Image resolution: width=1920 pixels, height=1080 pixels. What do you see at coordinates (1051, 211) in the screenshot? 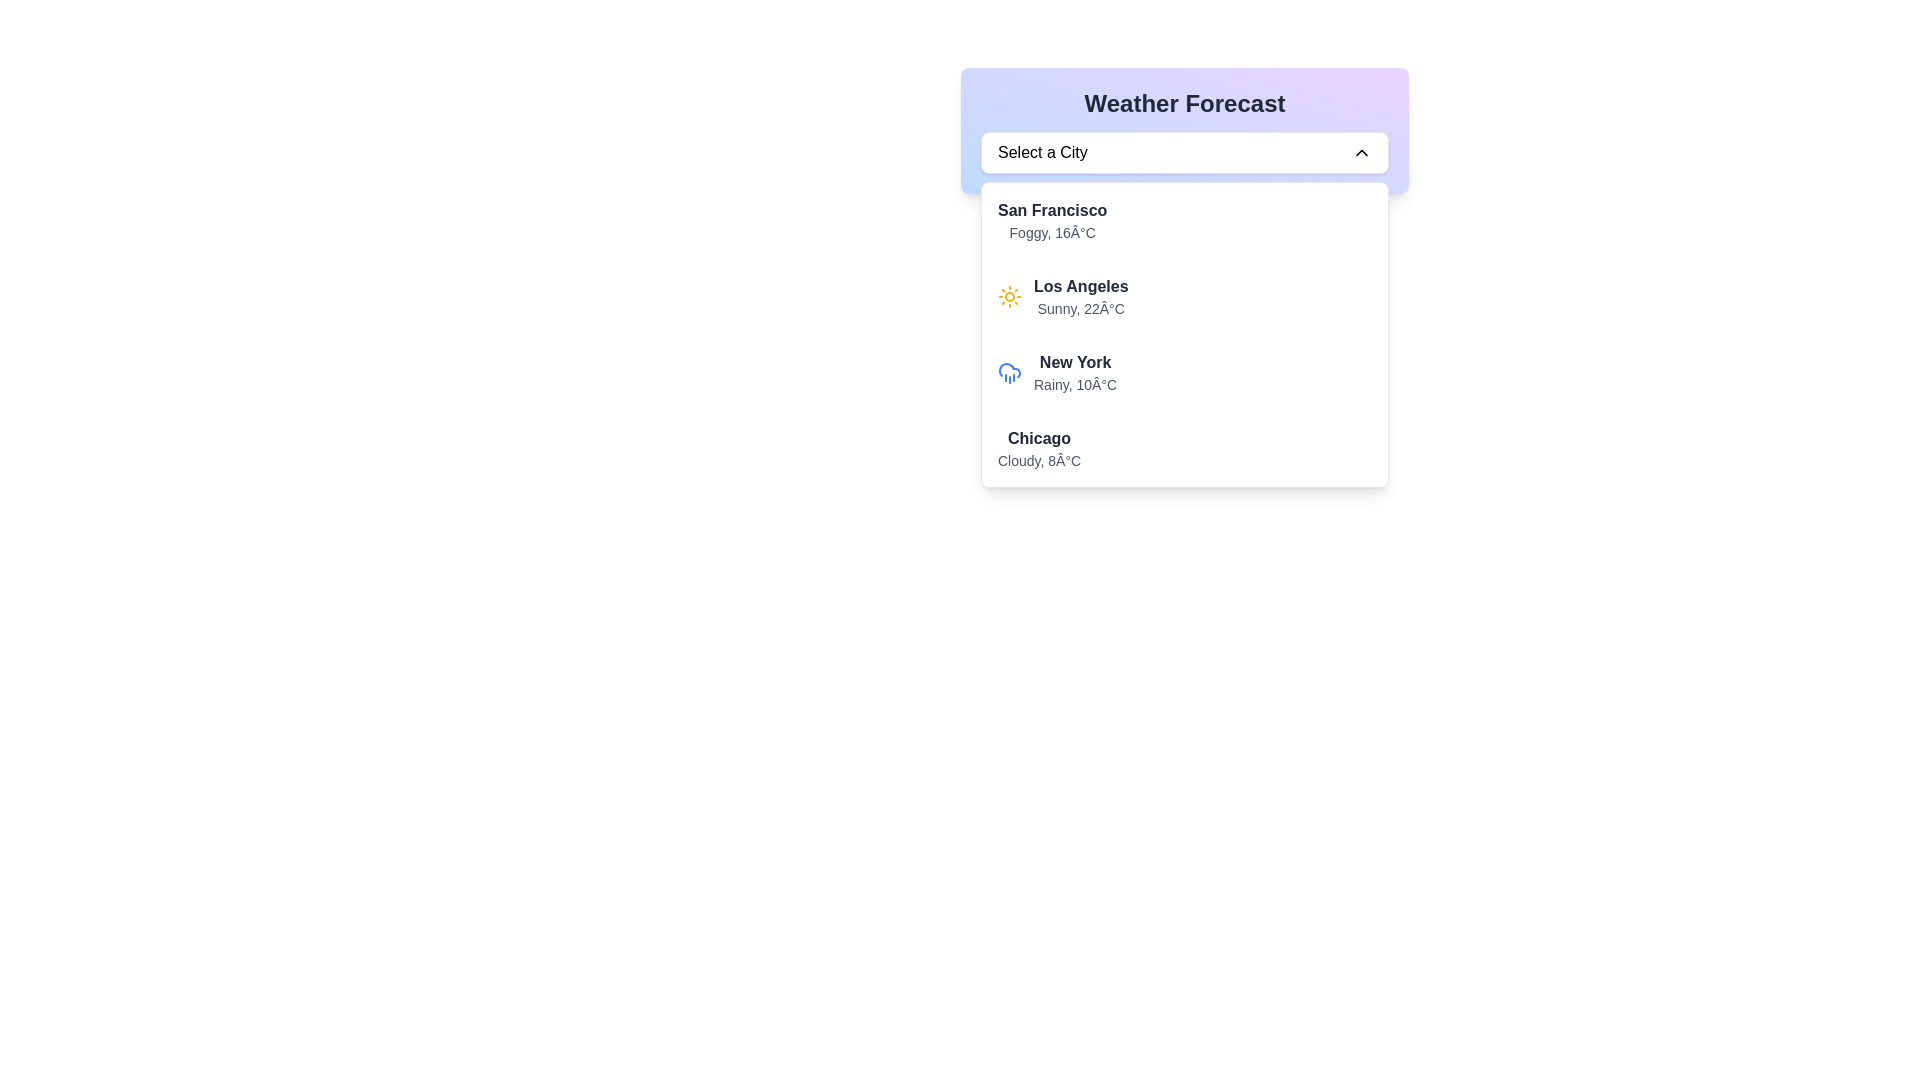
I see `the Text label indicating the name of the selected city within the dropdown in the 'Weather Forecast' section, positioned above the descriptive text 'Foggy, 16°C'` at bounding box center [1051, 211].